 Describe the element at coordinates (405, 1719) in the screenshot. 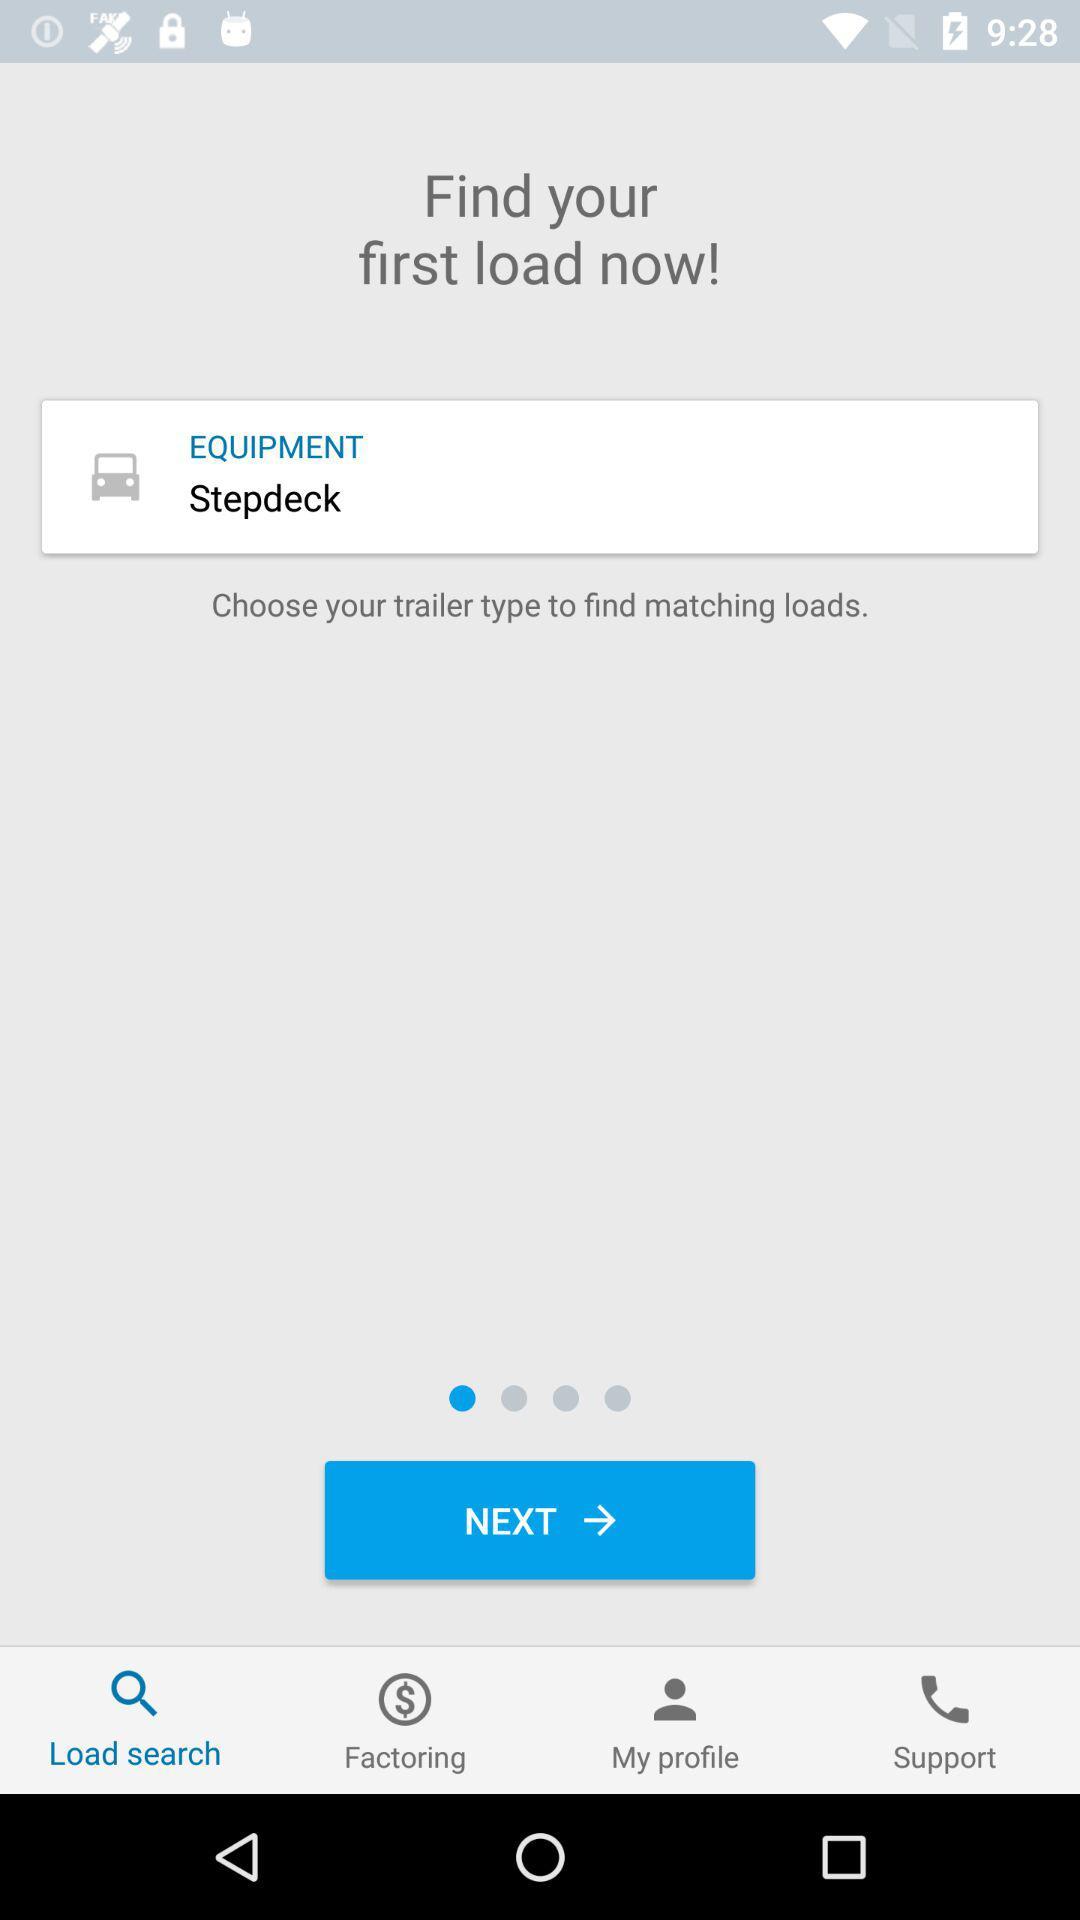

I see `factoring icon` at that location.